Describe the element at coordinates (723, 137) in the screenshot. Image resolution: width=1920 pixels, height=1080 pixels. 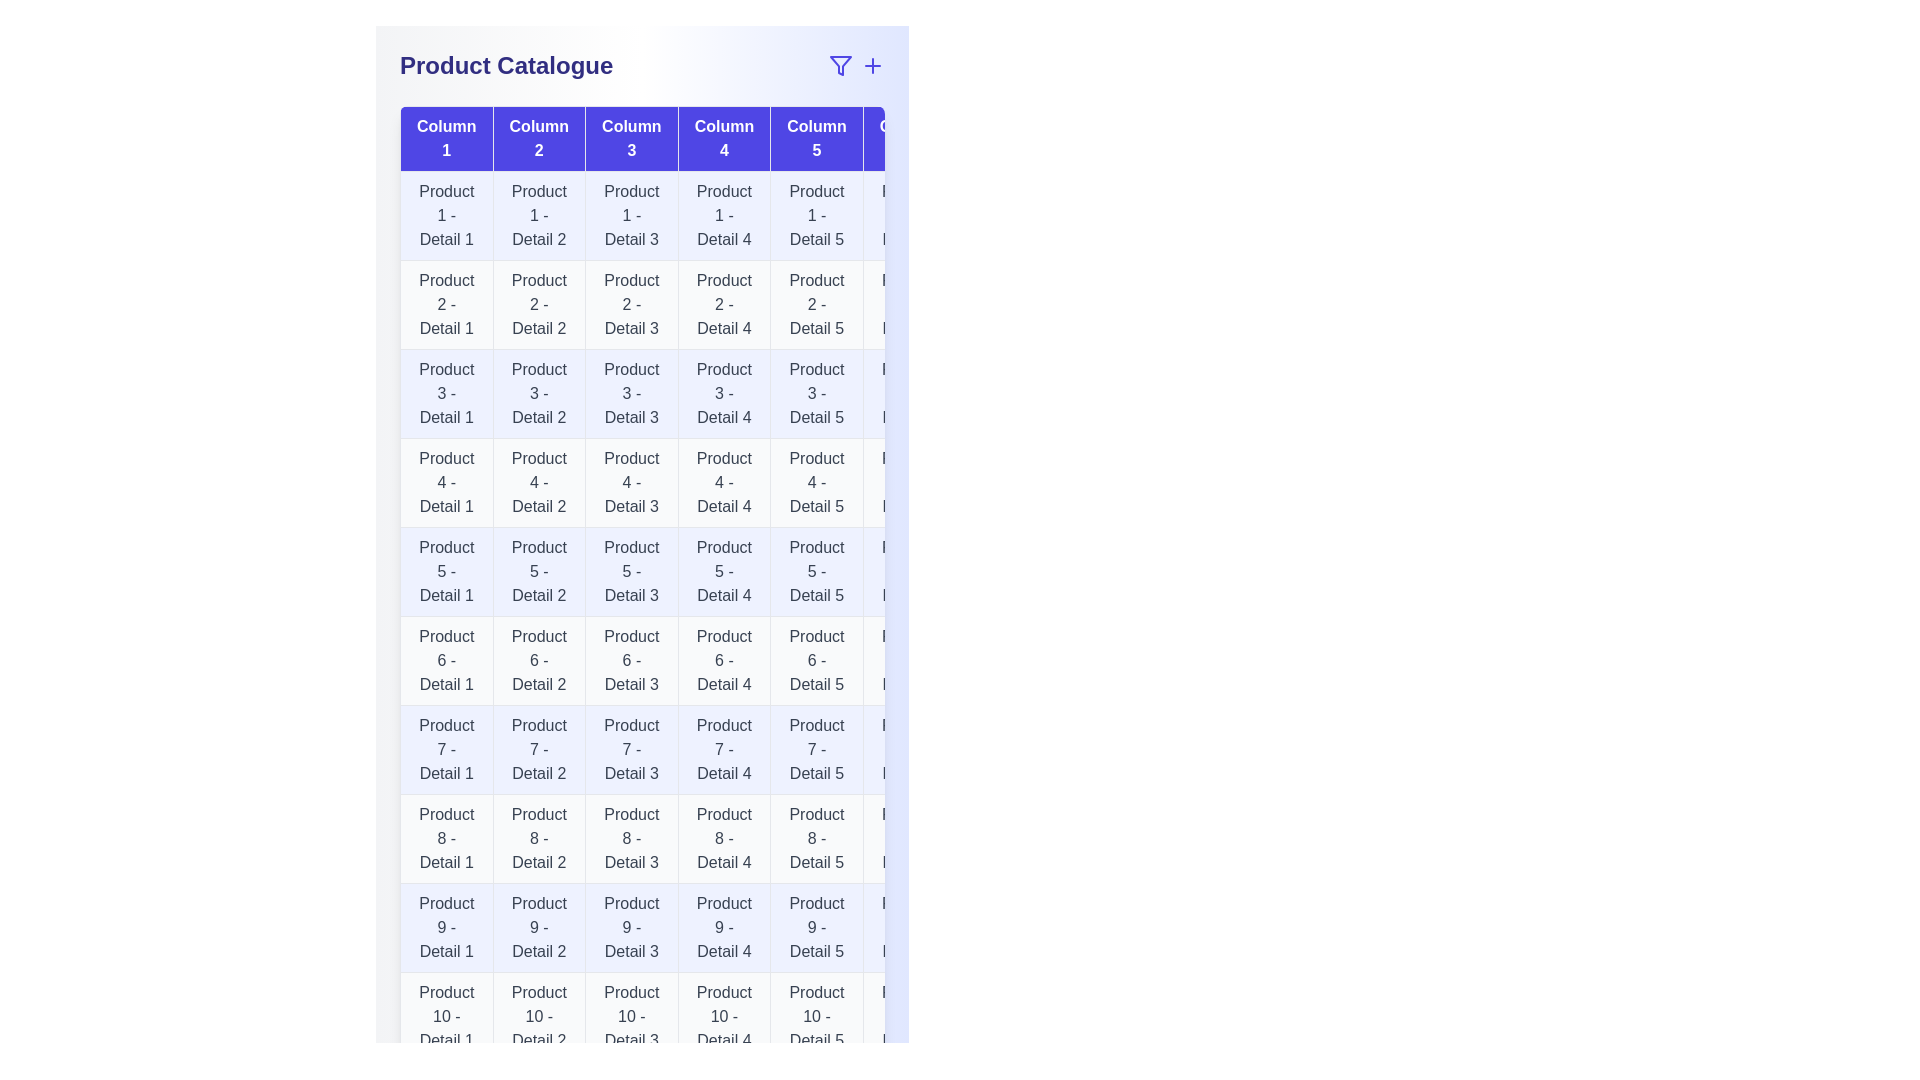
I see `the header of column Column 4 to sort the table by that column` at that location.